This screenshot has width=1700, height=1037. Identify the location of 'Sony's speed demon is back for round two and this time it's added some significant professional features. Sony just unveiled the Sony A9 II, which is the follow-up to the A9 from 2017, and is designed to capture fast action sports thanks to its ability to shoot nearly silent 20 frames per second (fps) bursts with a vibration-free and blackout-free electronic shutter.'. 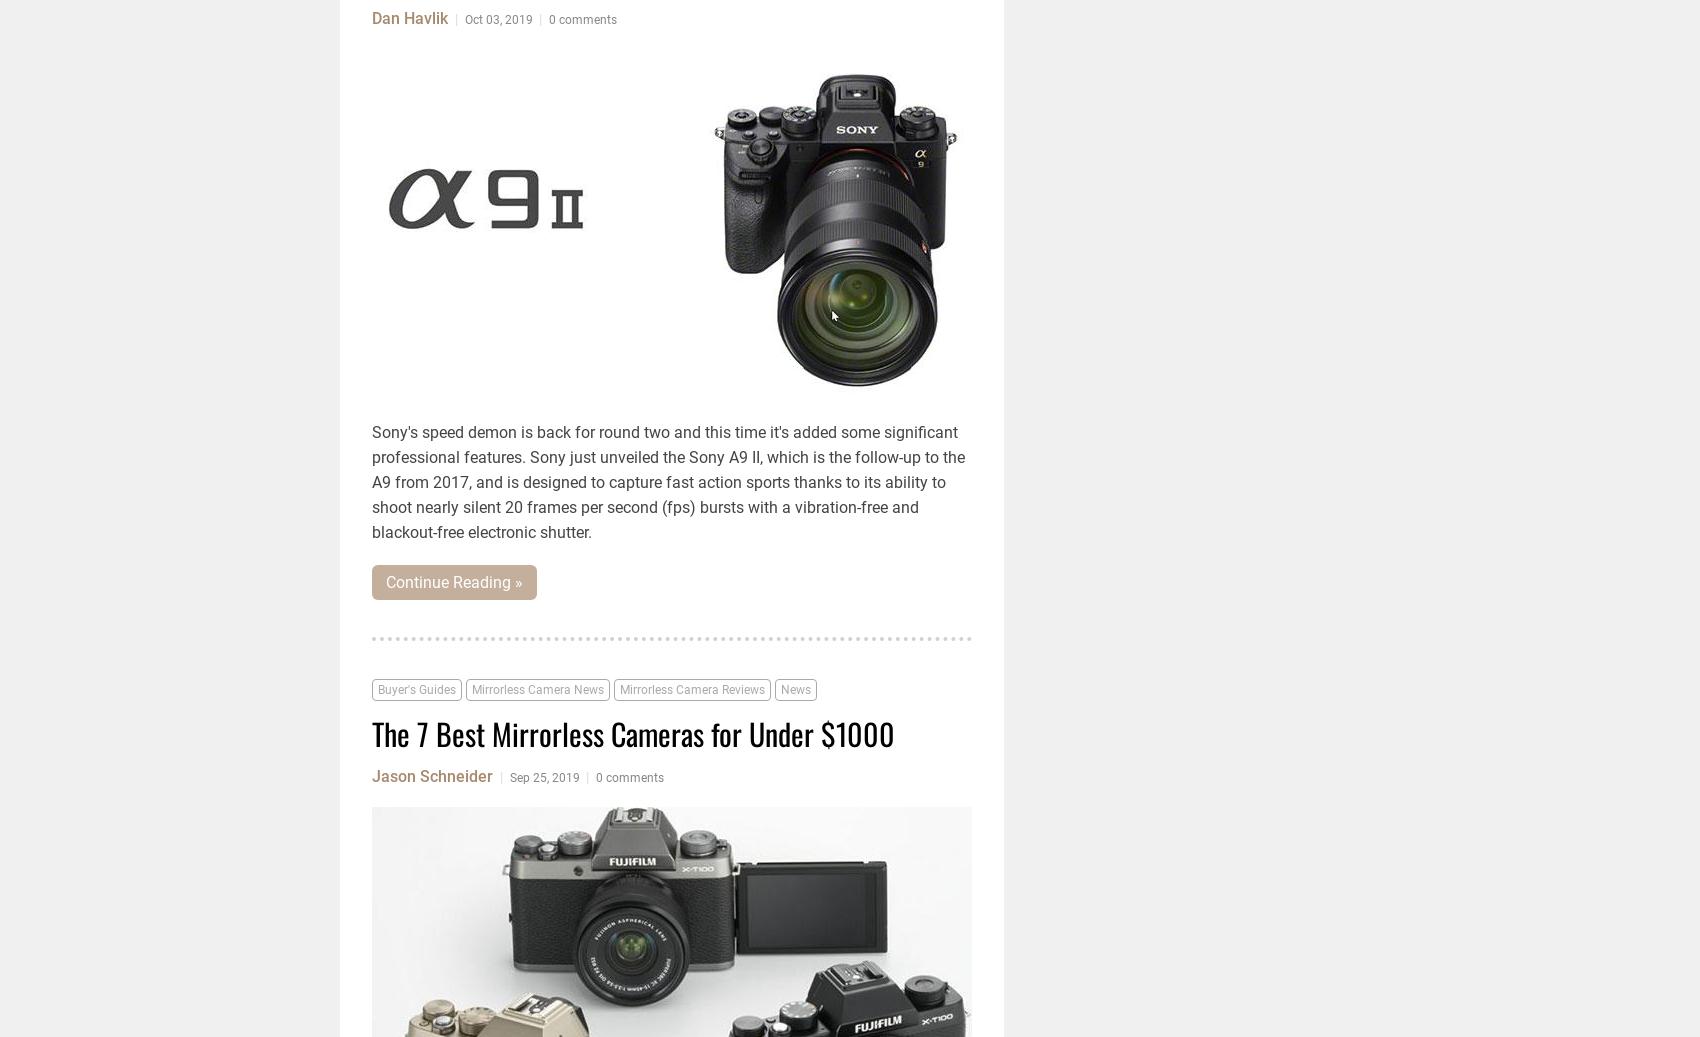
(668, 481).